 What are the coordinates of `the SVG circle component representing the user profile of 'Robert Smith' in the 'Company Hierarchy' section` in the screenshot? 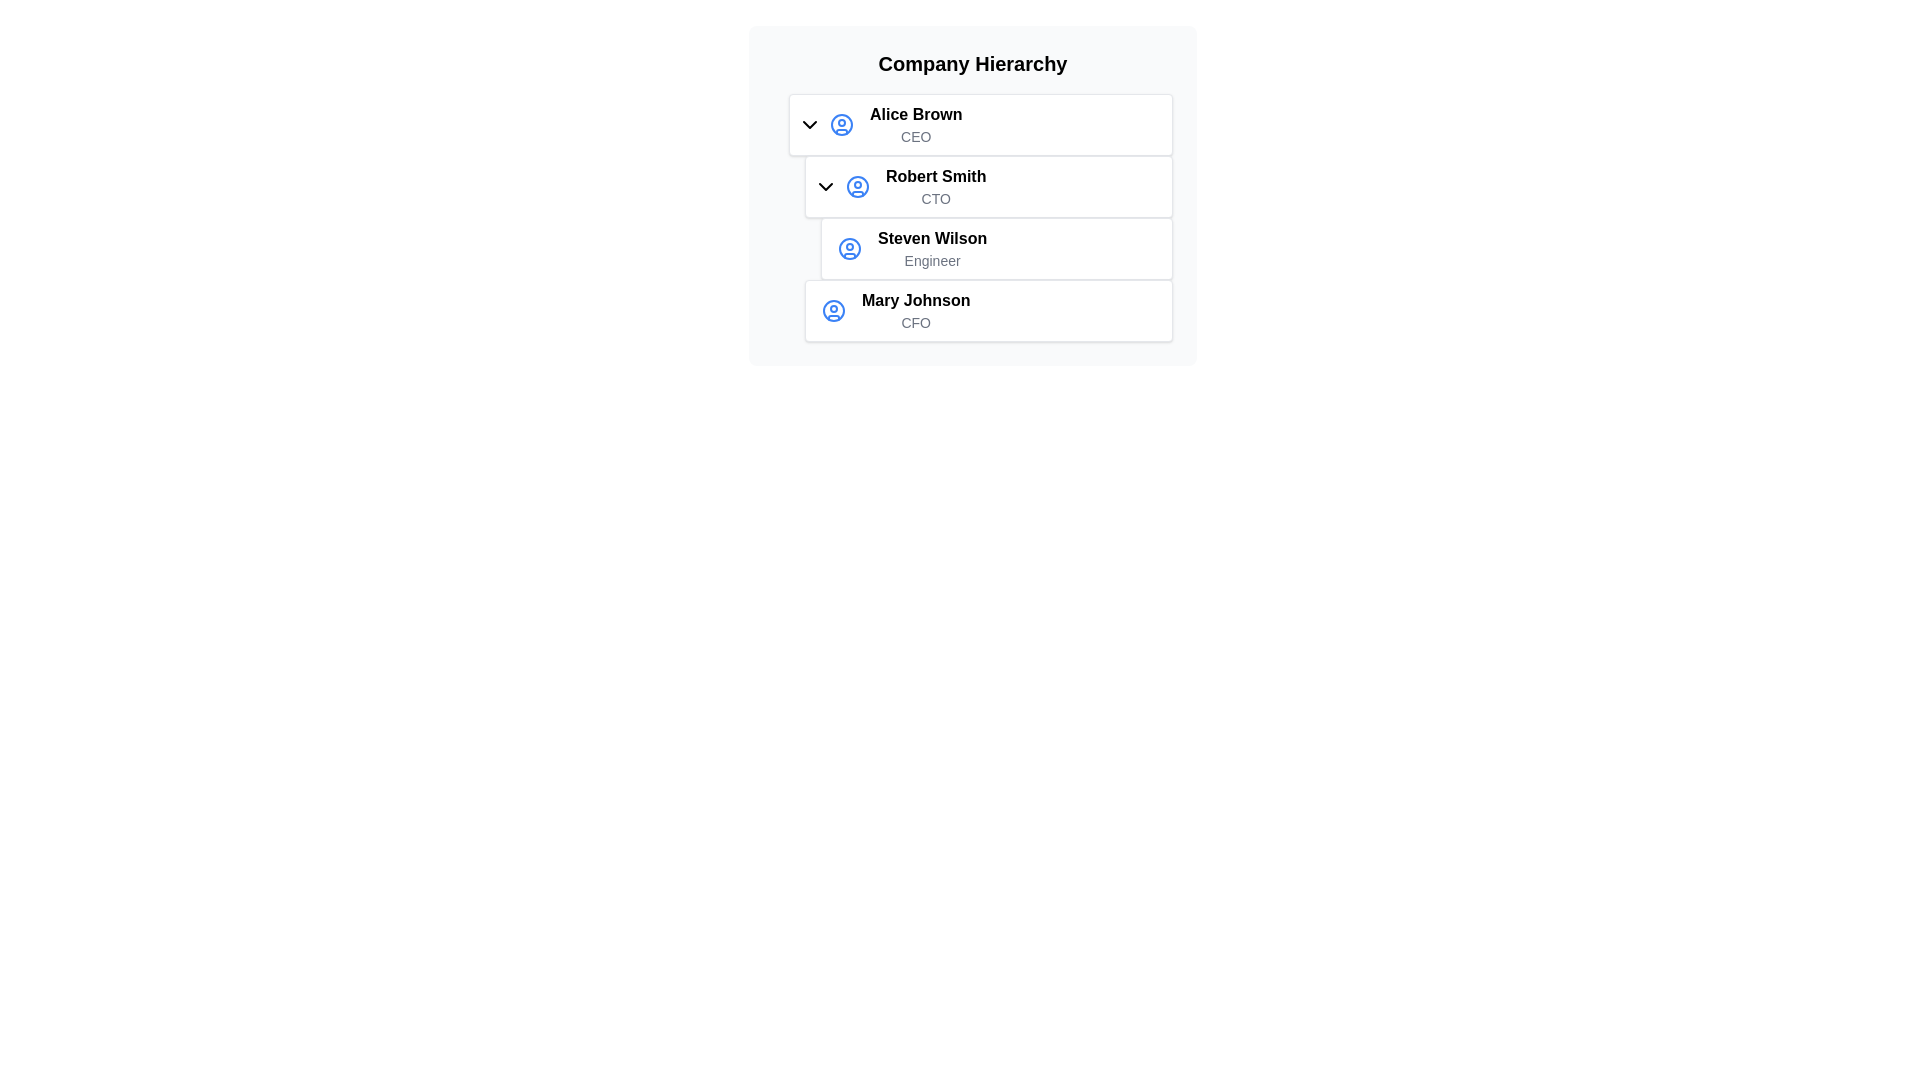 It's located at (849, 248).